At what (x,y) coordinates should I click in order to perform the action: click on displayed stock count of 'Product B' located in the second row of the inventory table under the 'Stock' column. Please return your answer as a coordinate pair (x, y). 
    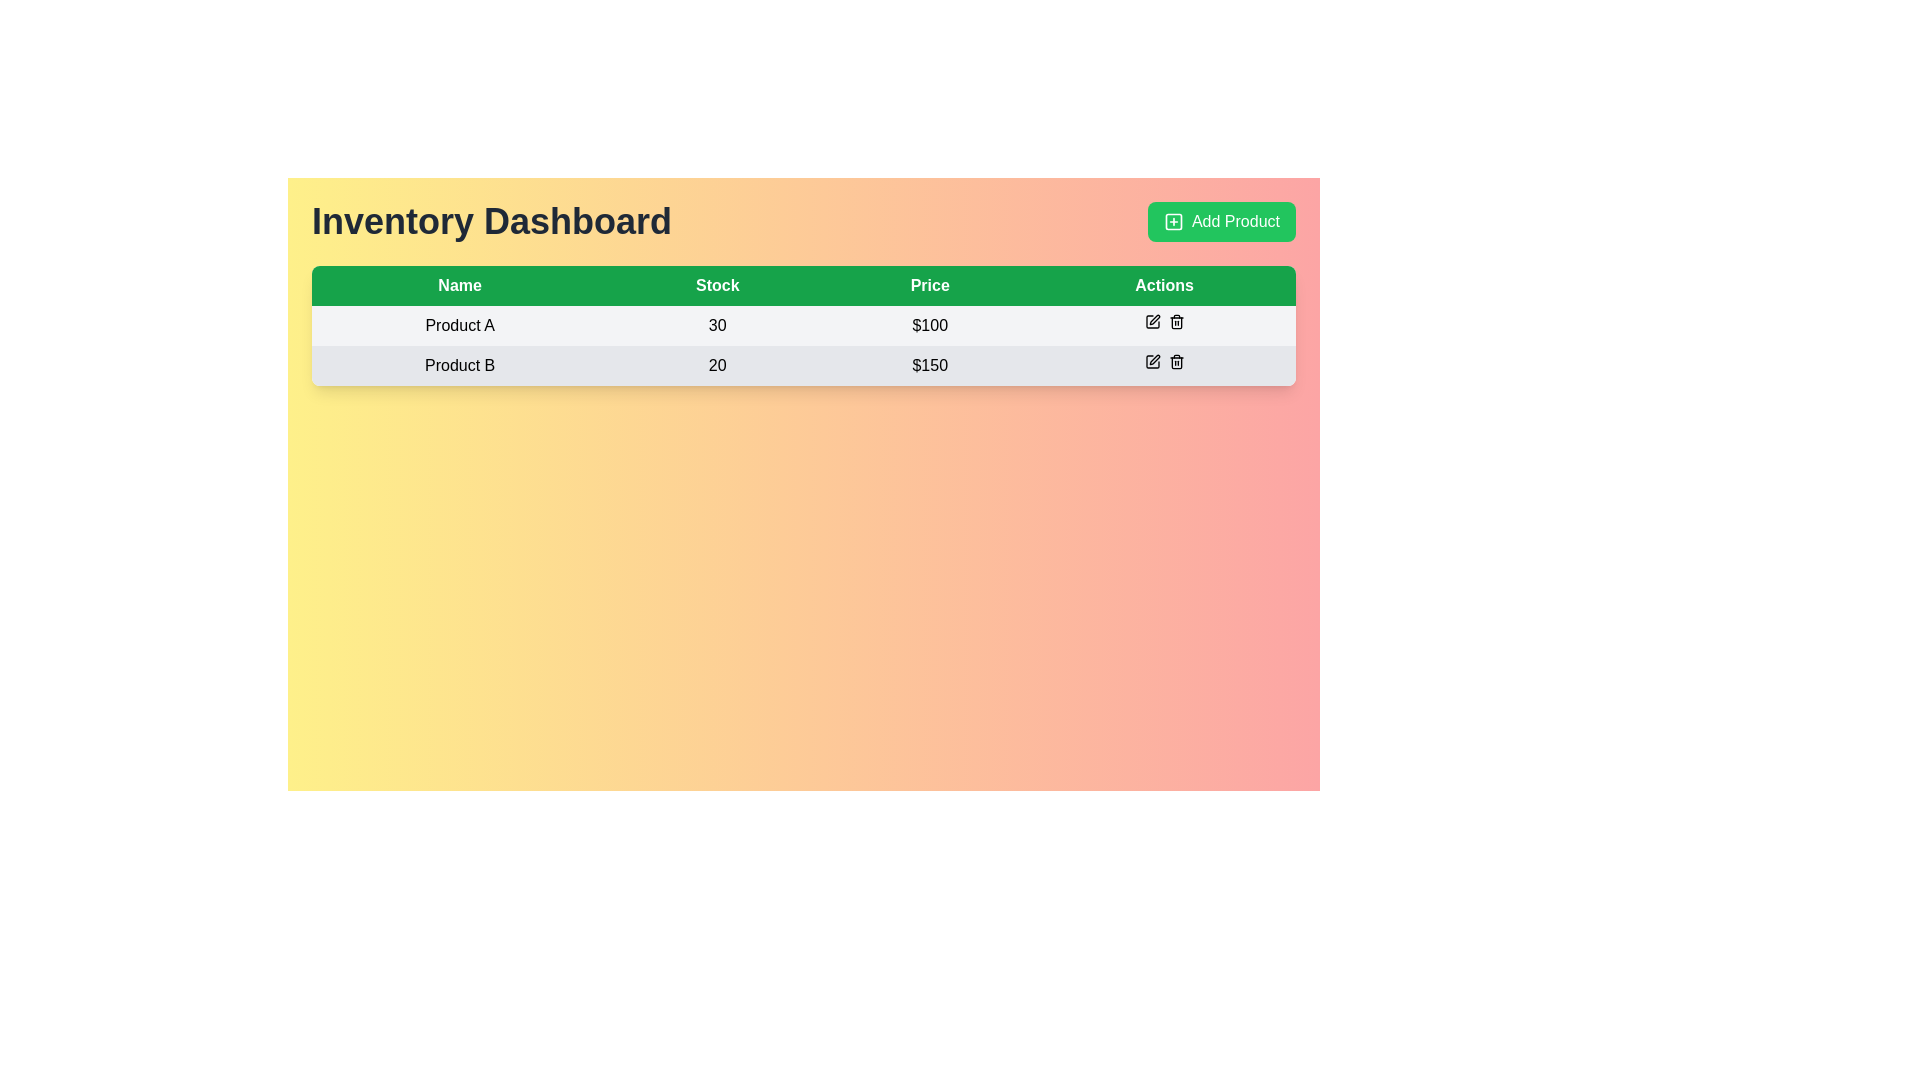
    Looking at the image, I should click on (717, 366).